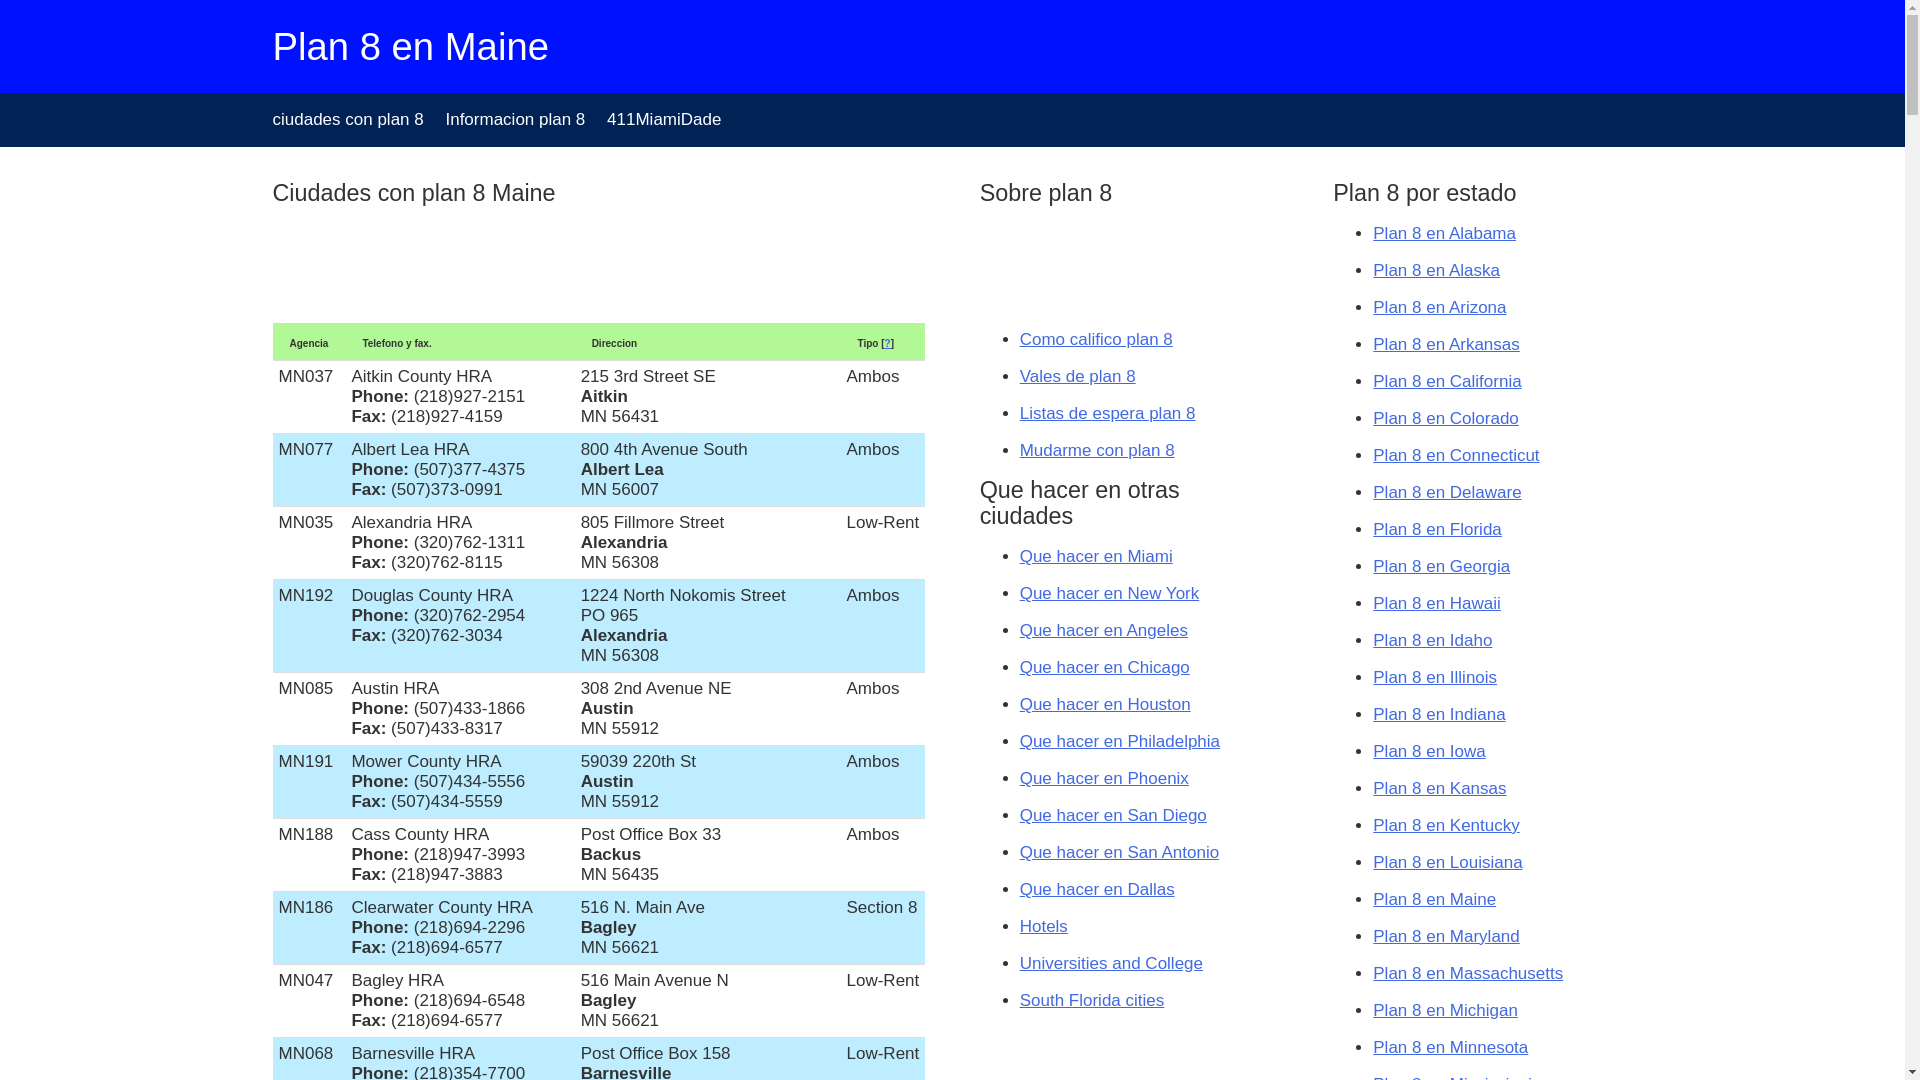 The width and height of the screenshot is (1920, 1080). I want to click on 'Hotels', so click(1042, 926).